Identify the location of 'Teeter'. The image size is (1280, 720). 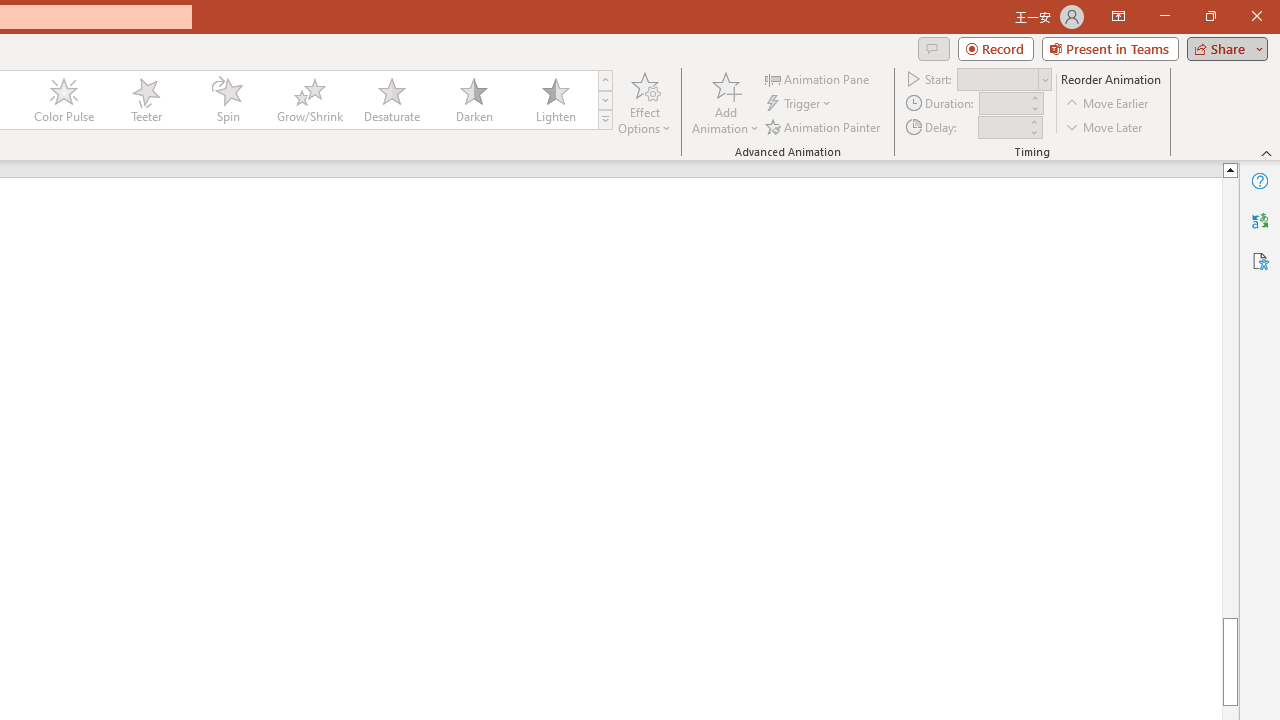
(144, 100).